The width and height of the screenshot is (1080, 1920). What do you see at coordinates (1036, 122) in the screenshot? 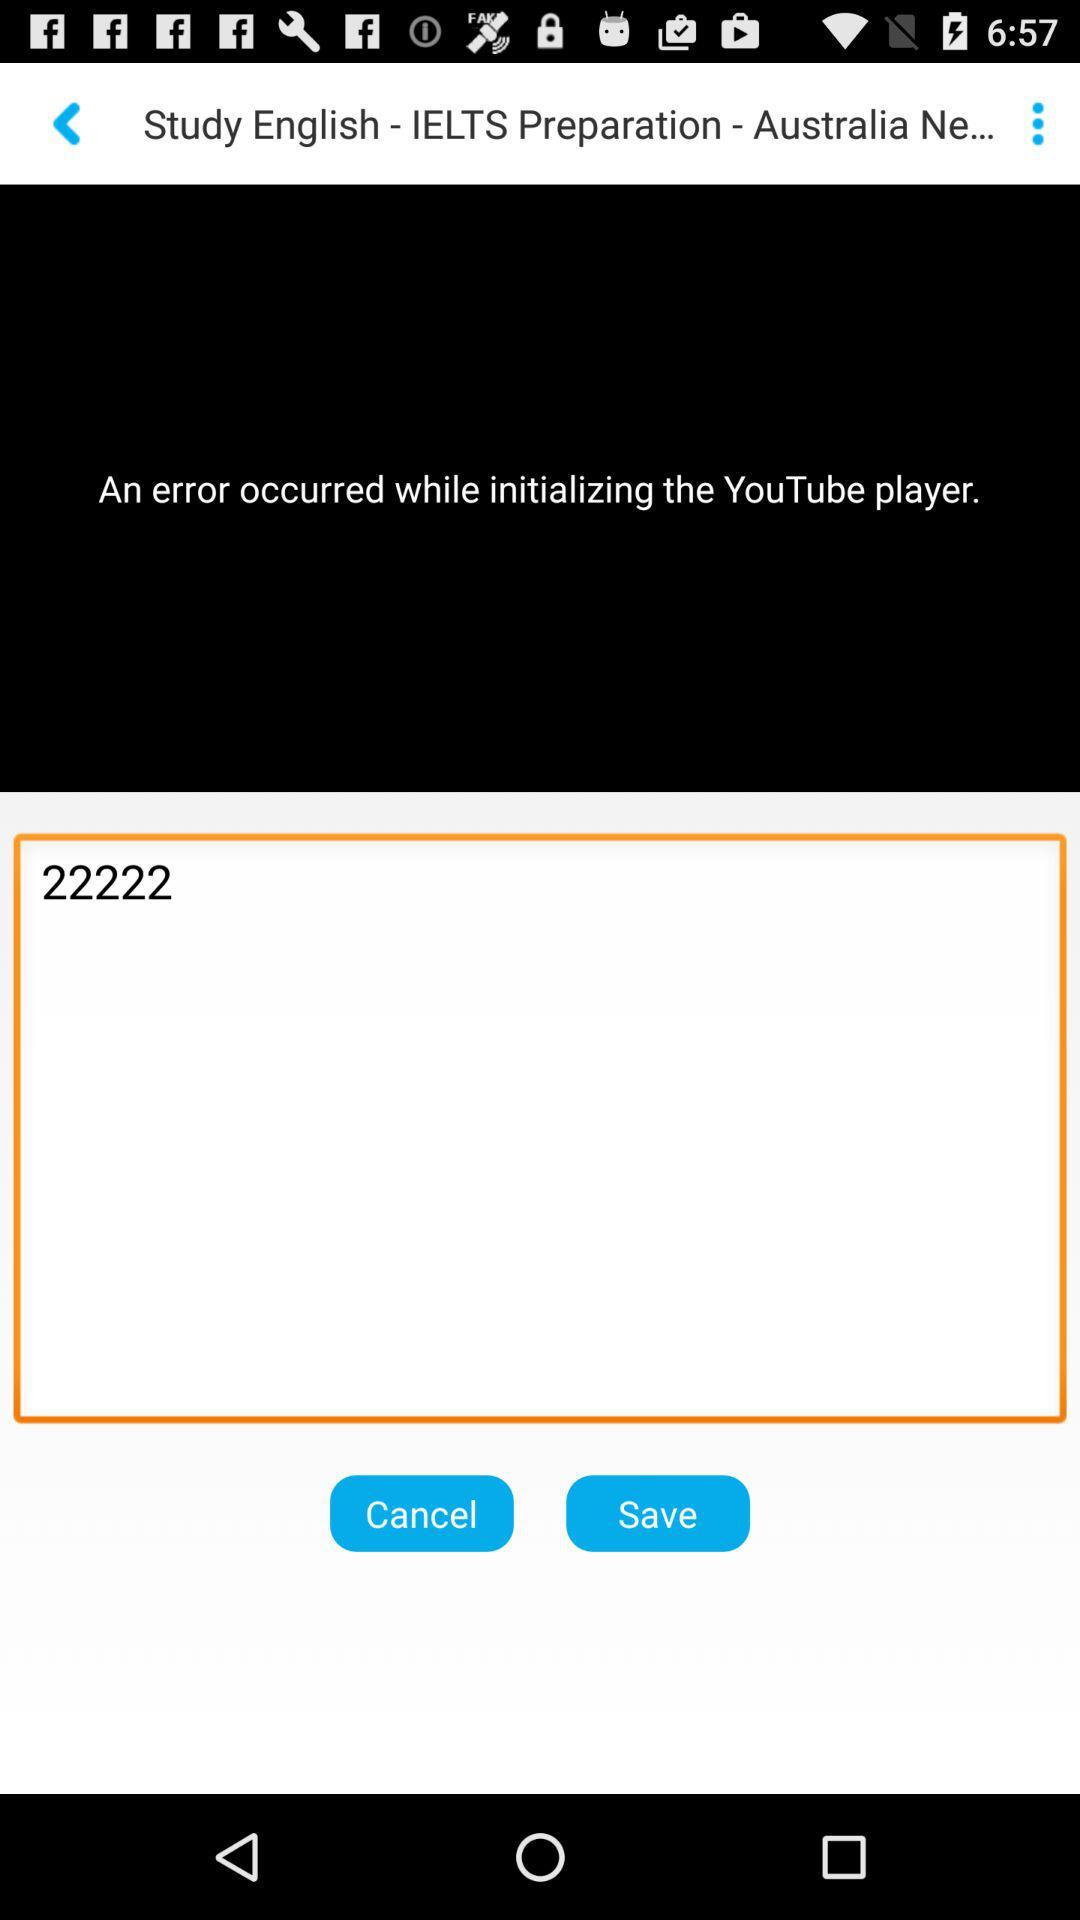
I see `more info` at bounding box center [1036, 122].